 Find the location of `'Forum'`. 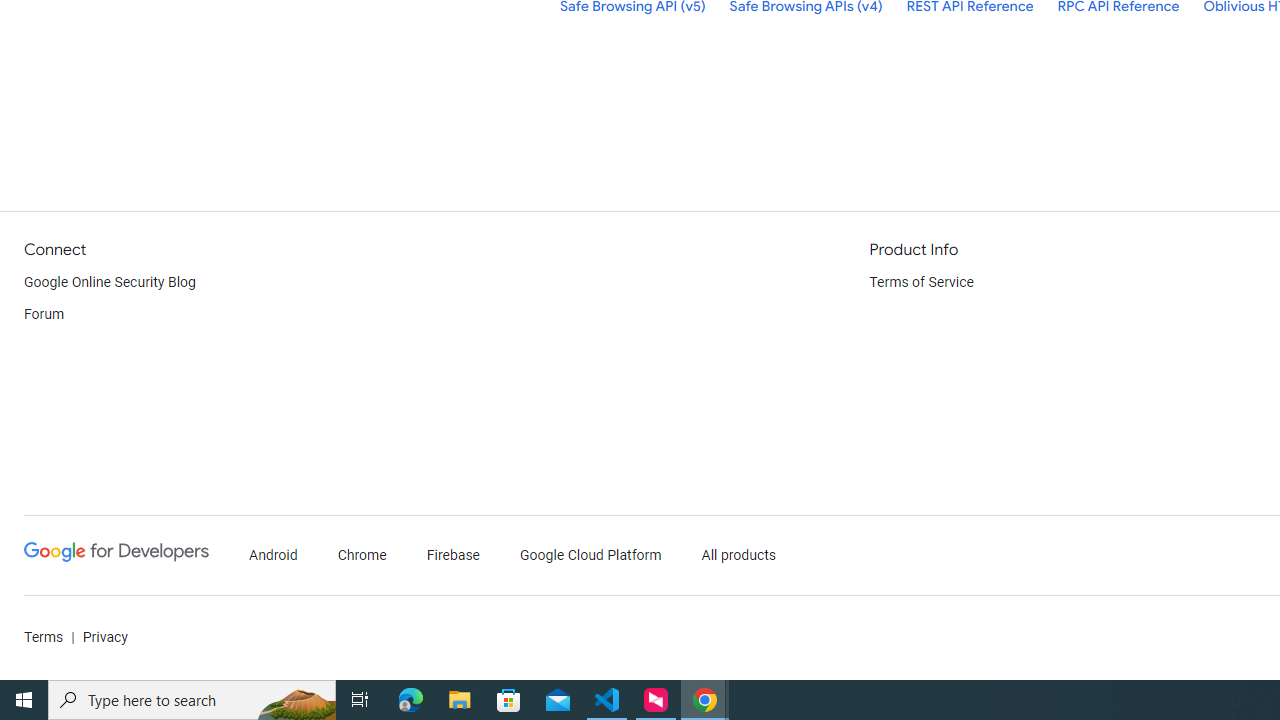

'Forum' is located at coordinates (44, 315).